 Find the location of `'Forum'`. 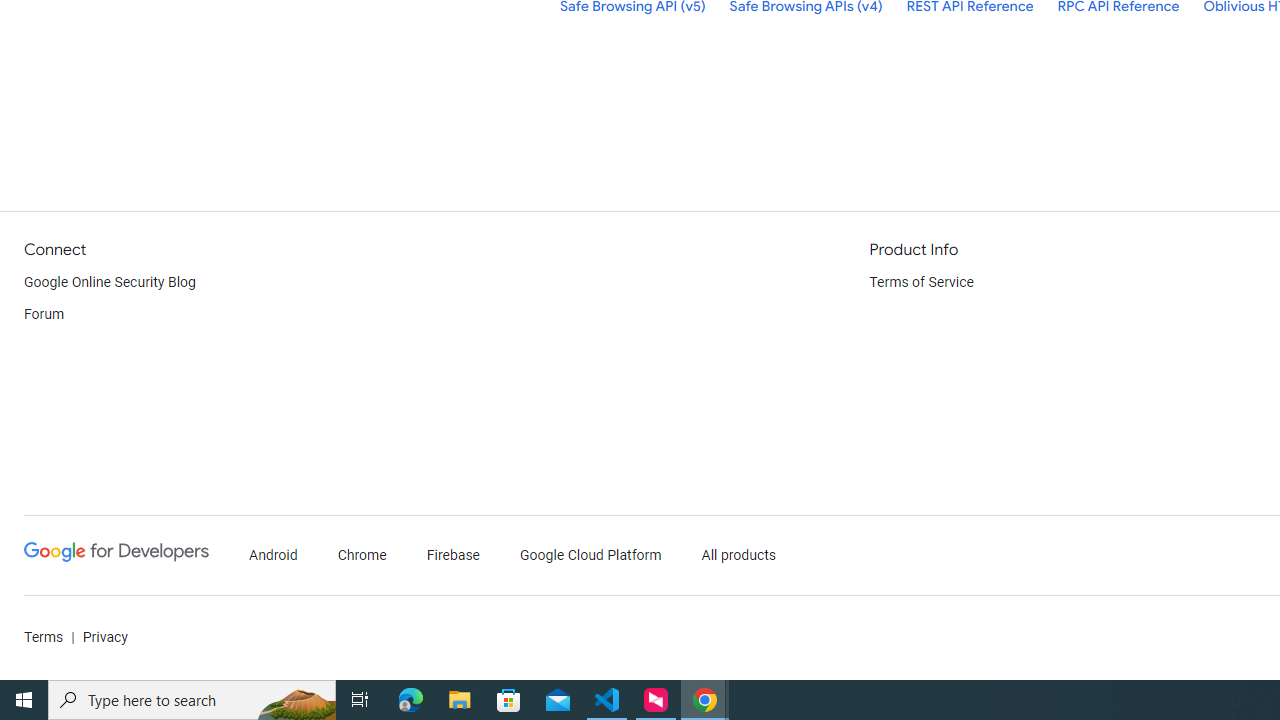

'Forum' is located at coordinates (44, 315).